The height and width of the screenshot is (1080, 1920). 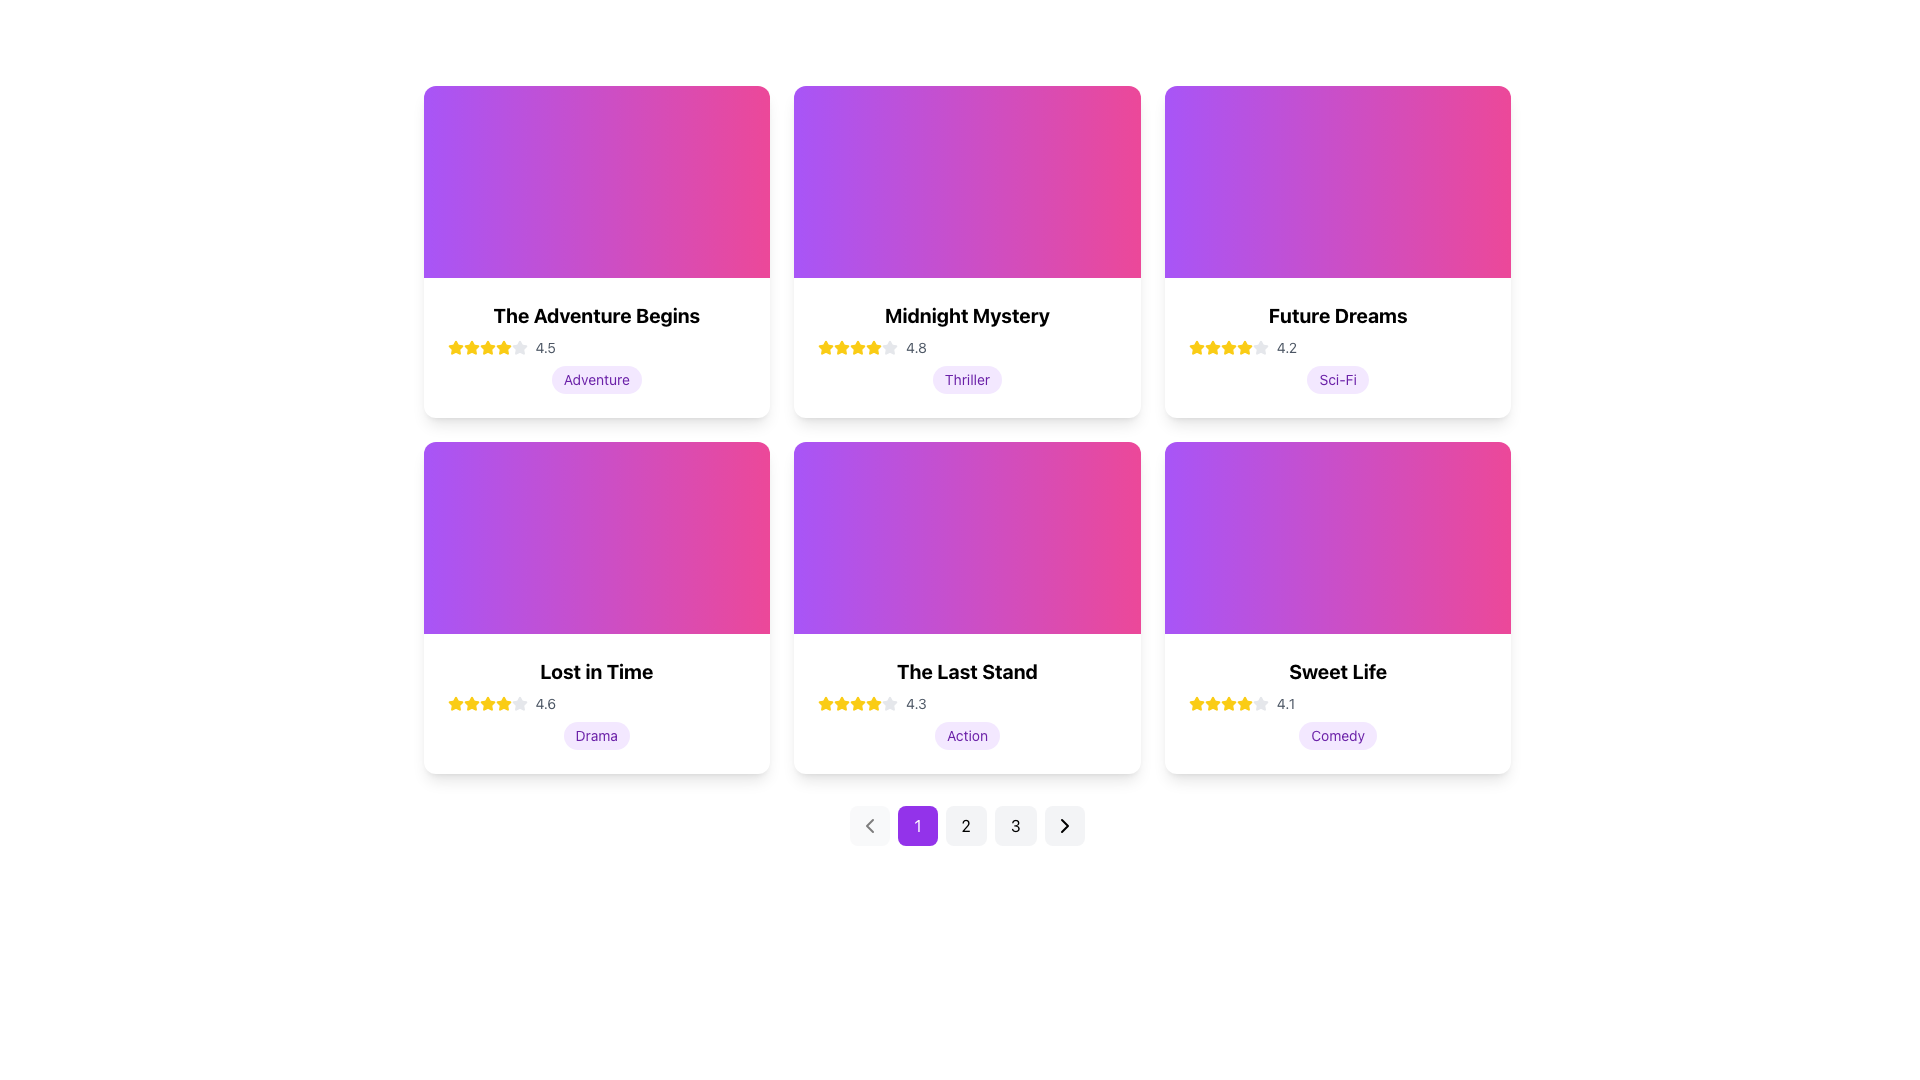 What do you see at coordinates (595, 607) in the screenshot?
I see `the content card displaying information about a movie or show located in the second row, first column of the grid layout` at bounding box center [595, 607].